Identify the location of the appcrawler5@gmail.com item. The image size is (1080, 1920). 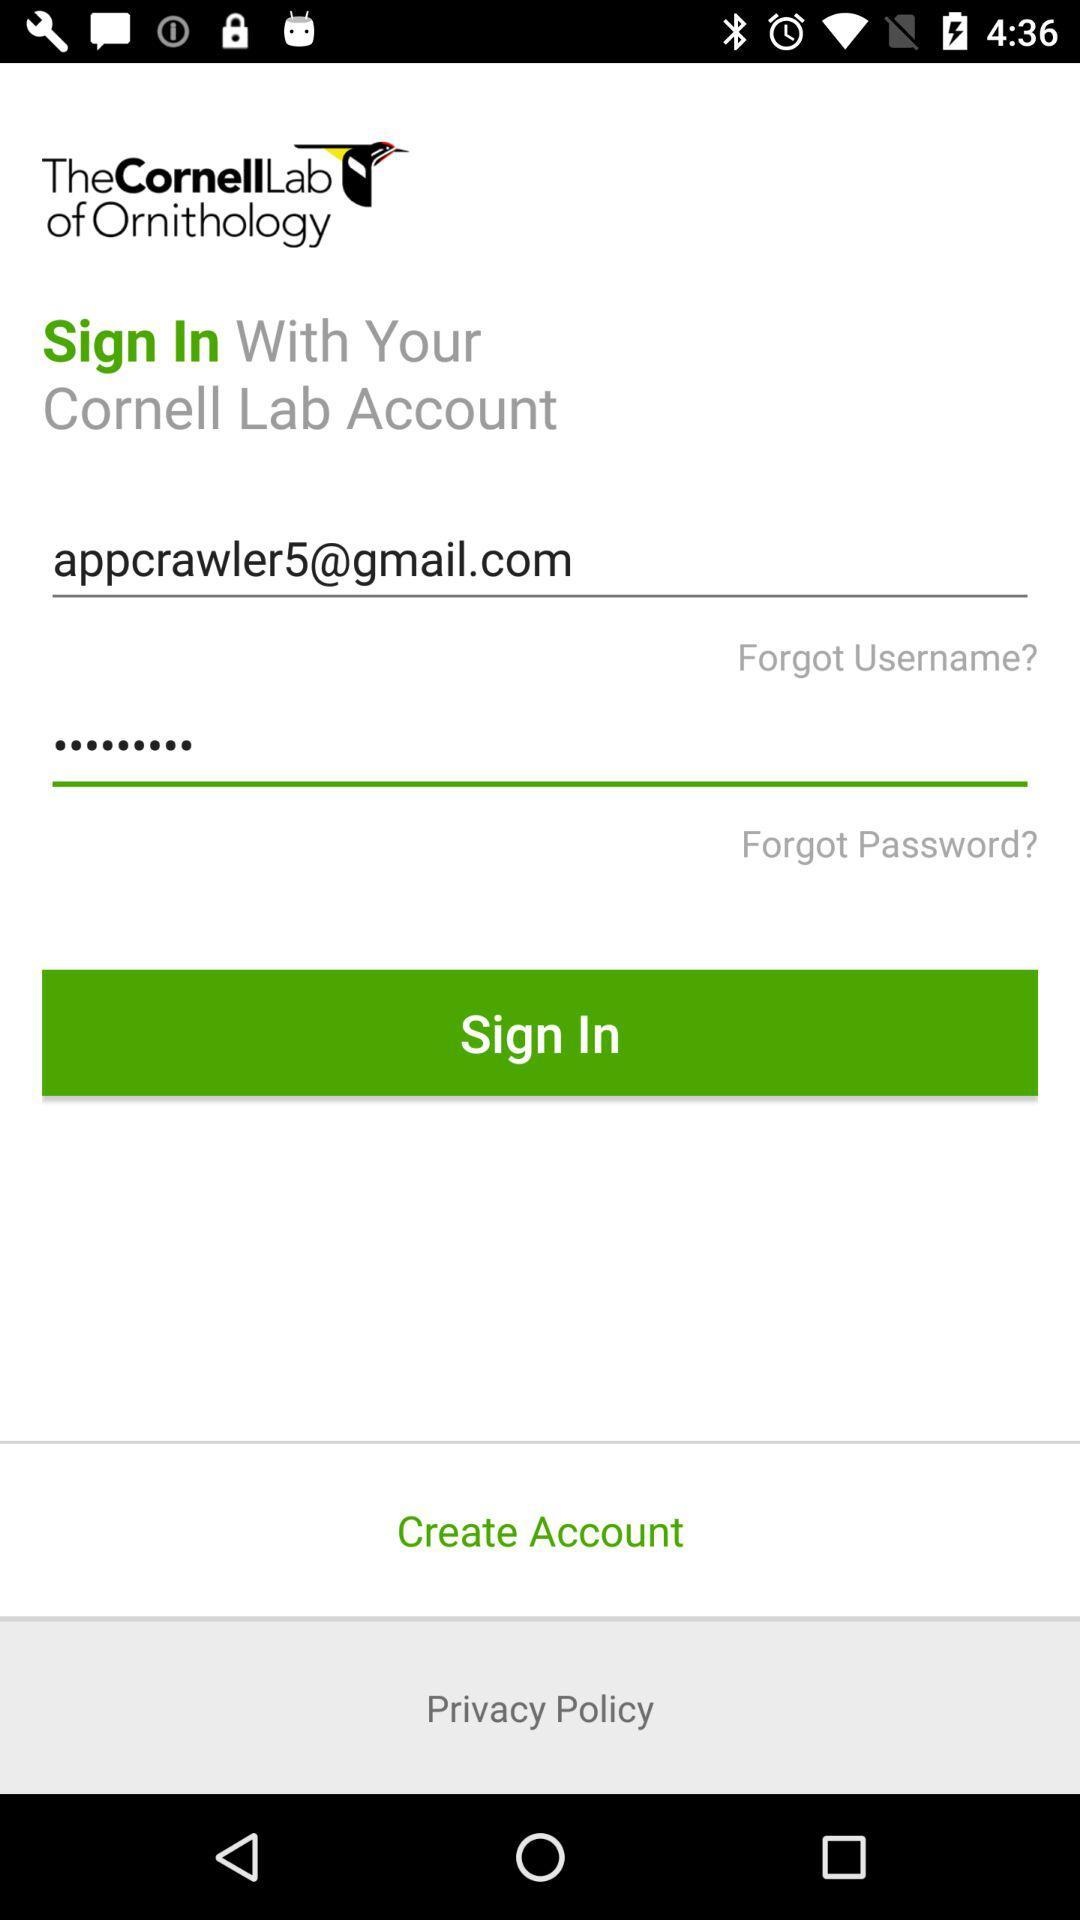
(540, 558).